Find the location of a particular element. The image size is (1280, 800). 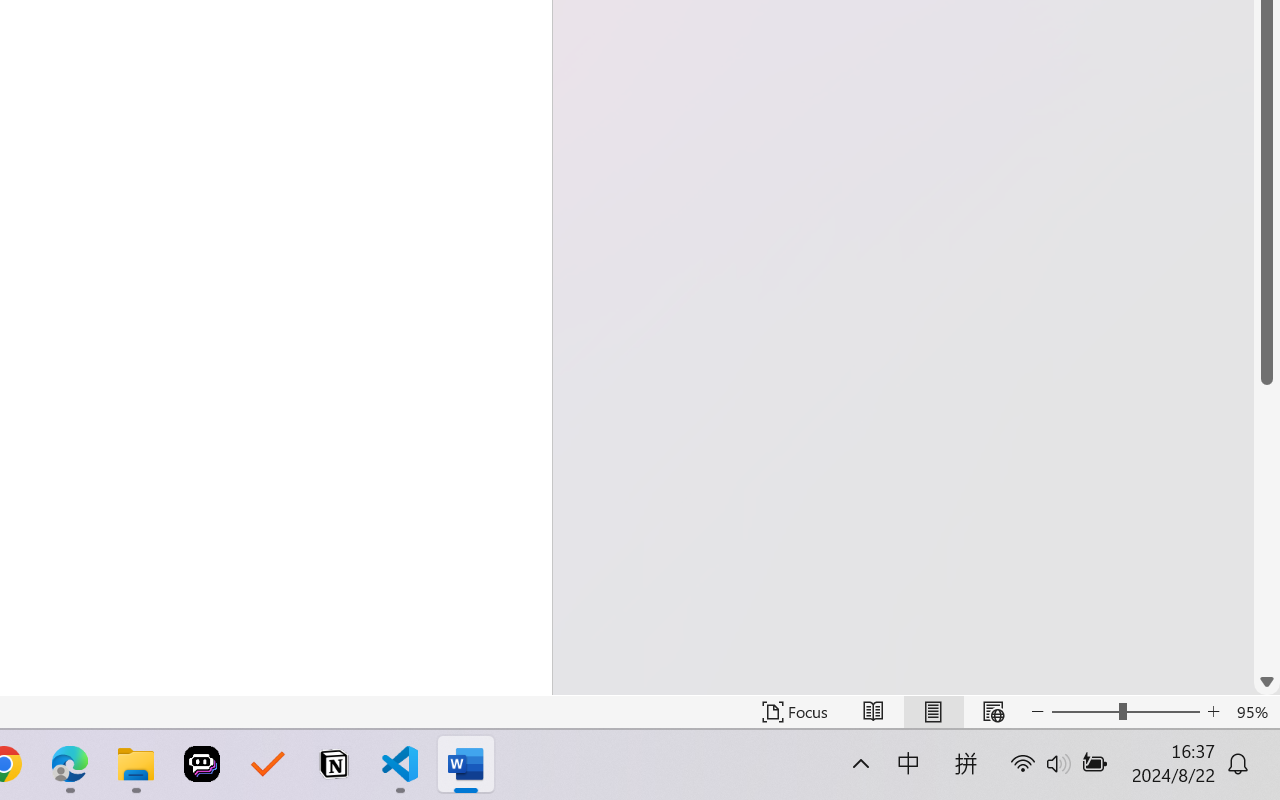

'Zoom 95%' is located at coordinates (1252, 711).